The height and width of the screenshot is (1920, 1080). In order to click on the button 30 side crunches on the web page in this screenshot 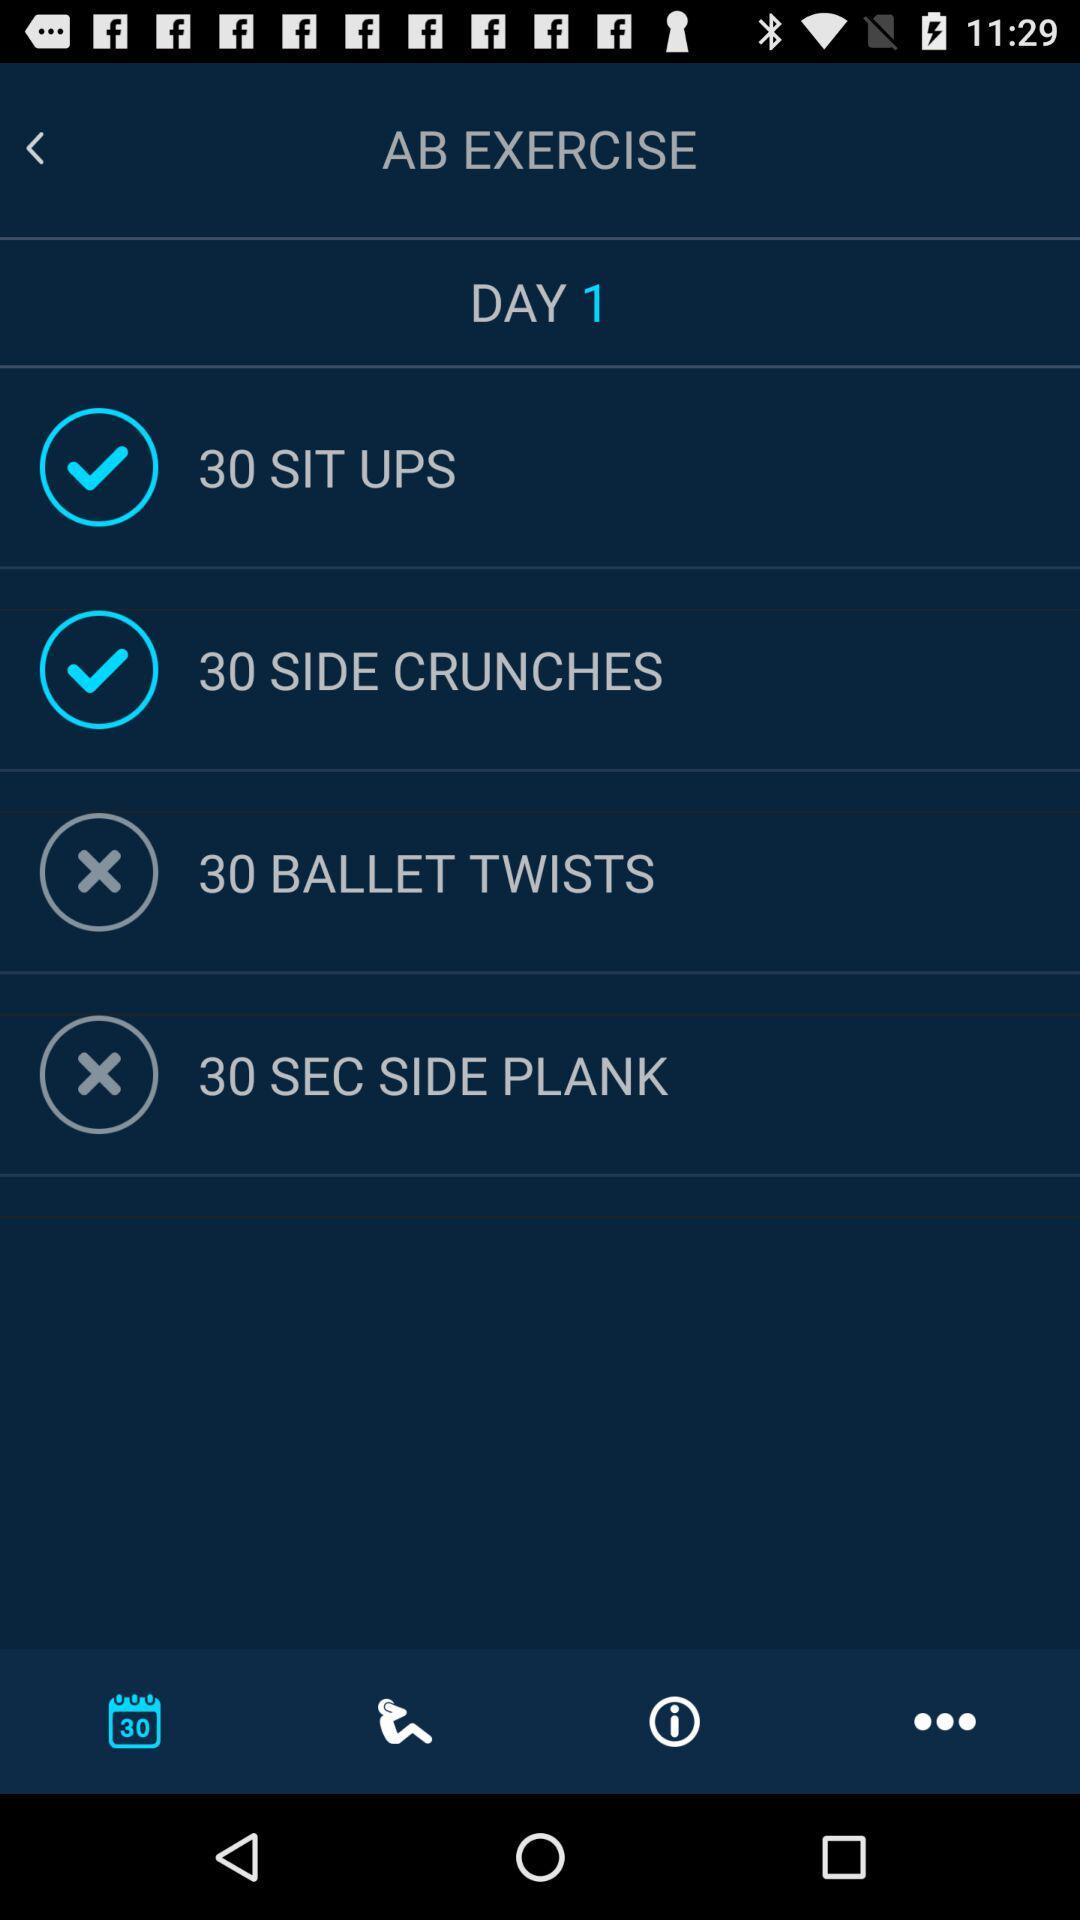, I will do `click(639, 669)`.